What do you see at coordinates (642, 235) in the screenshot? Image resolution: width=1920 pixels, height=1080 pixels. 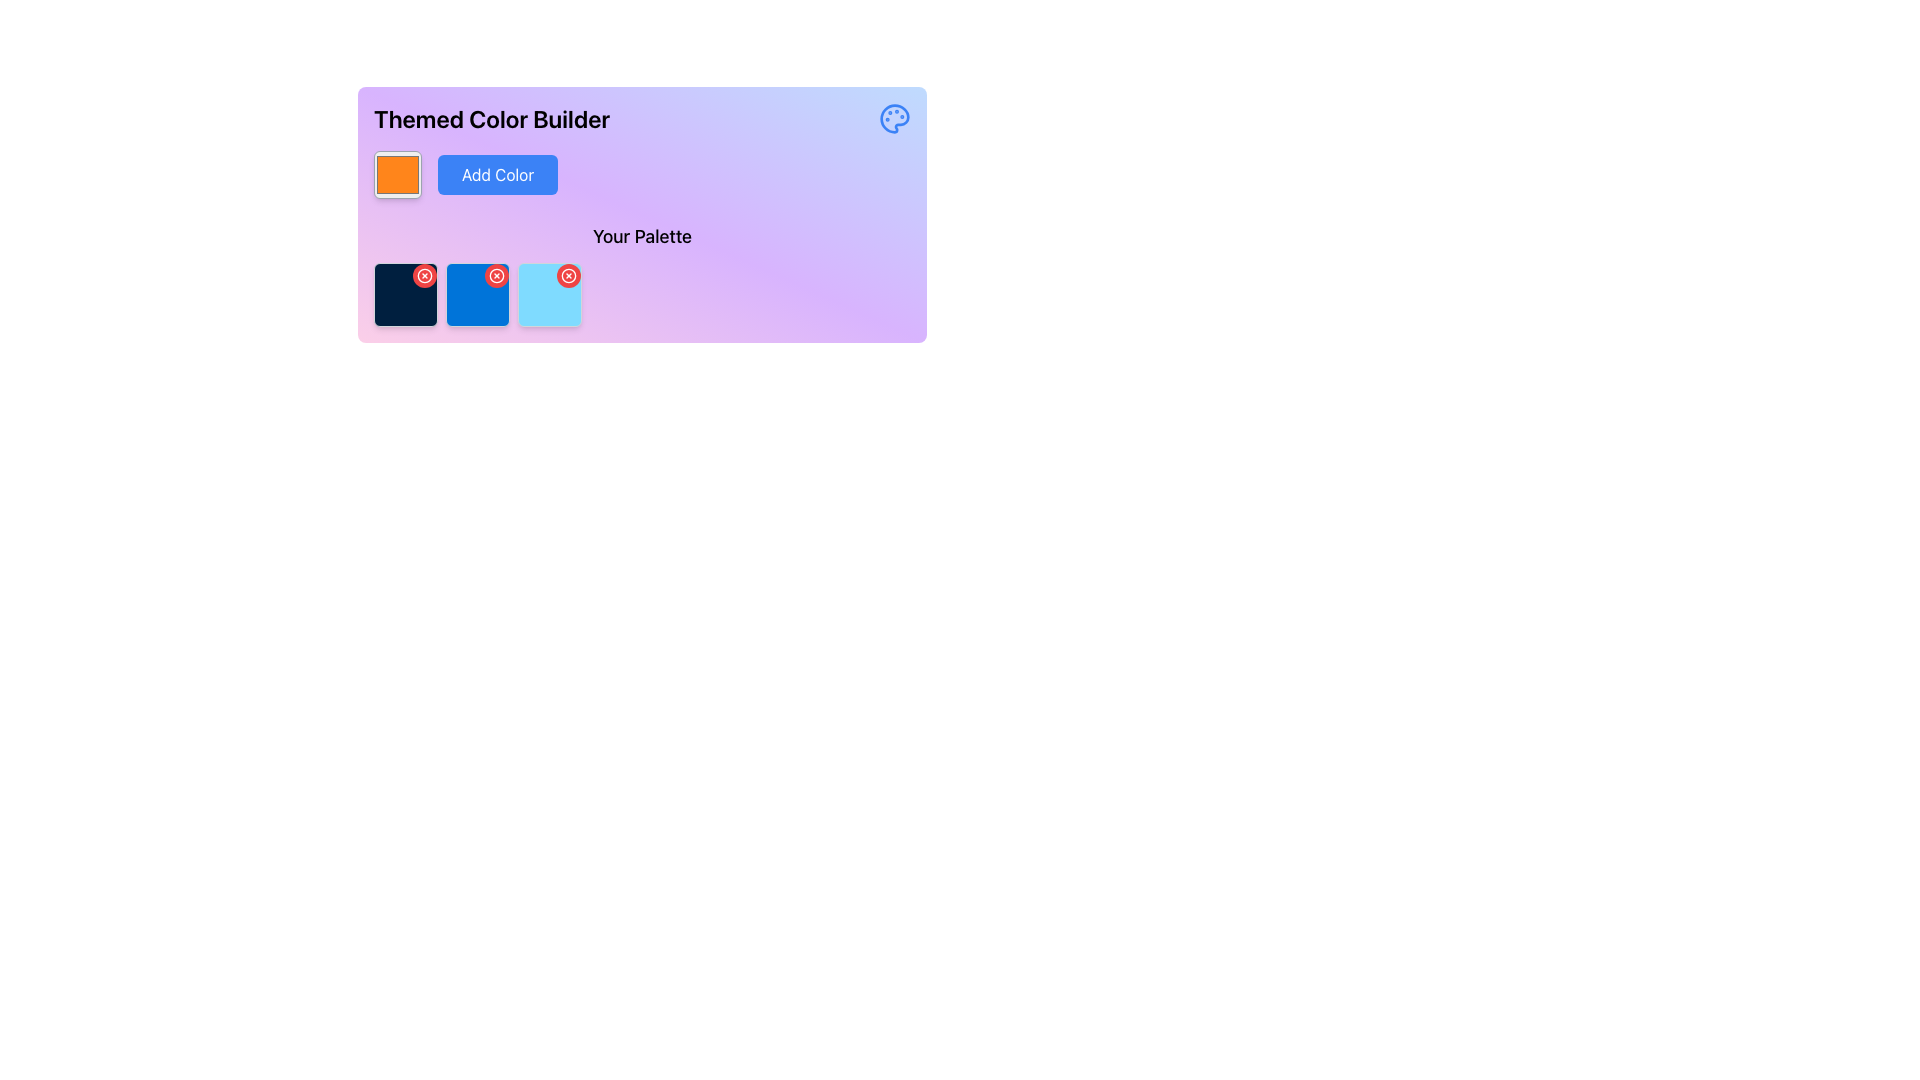 I see `the text label displaying 'Your Palette', which is centrally located at the bottom area of the color-building section above the color preview squares` at bounding box center [642, 235].